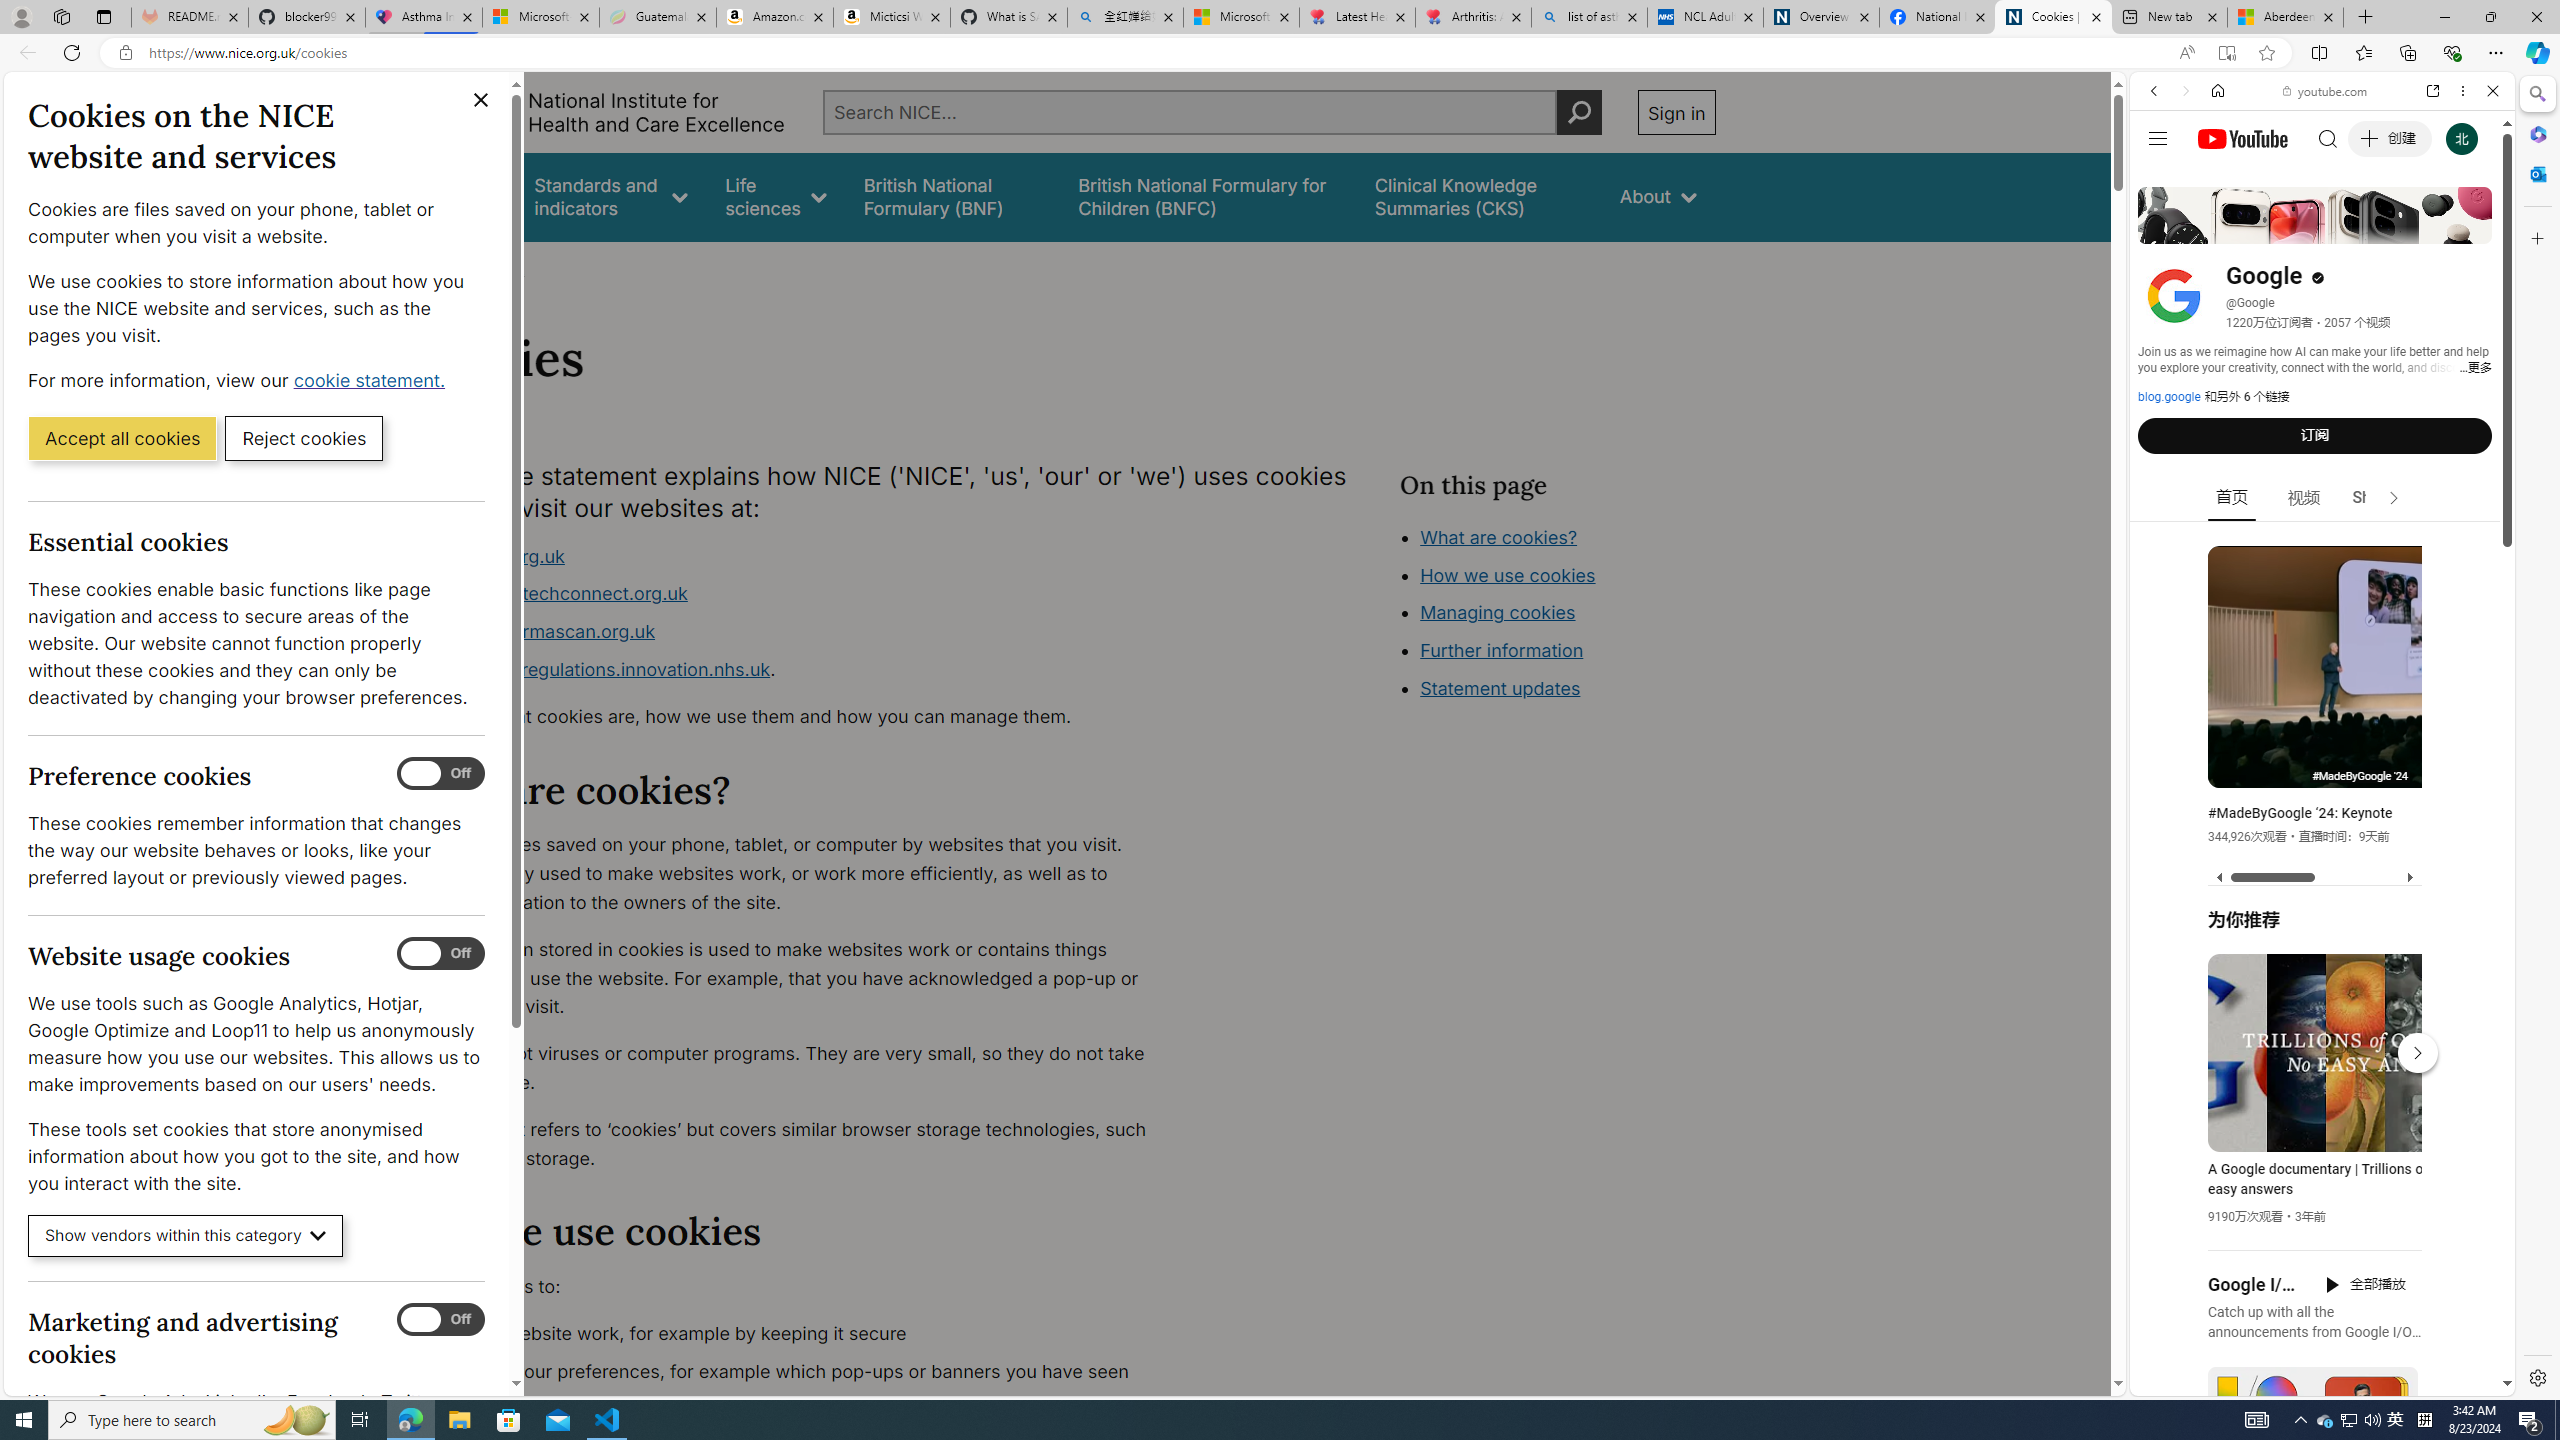 The width and height of the screenshot is (2560, 1440). What do you see at coordinates (1473, 16) in the screenshot?
I see `'Arthritis: Ask Health Professionals'` at bounding box center [1473, 16].